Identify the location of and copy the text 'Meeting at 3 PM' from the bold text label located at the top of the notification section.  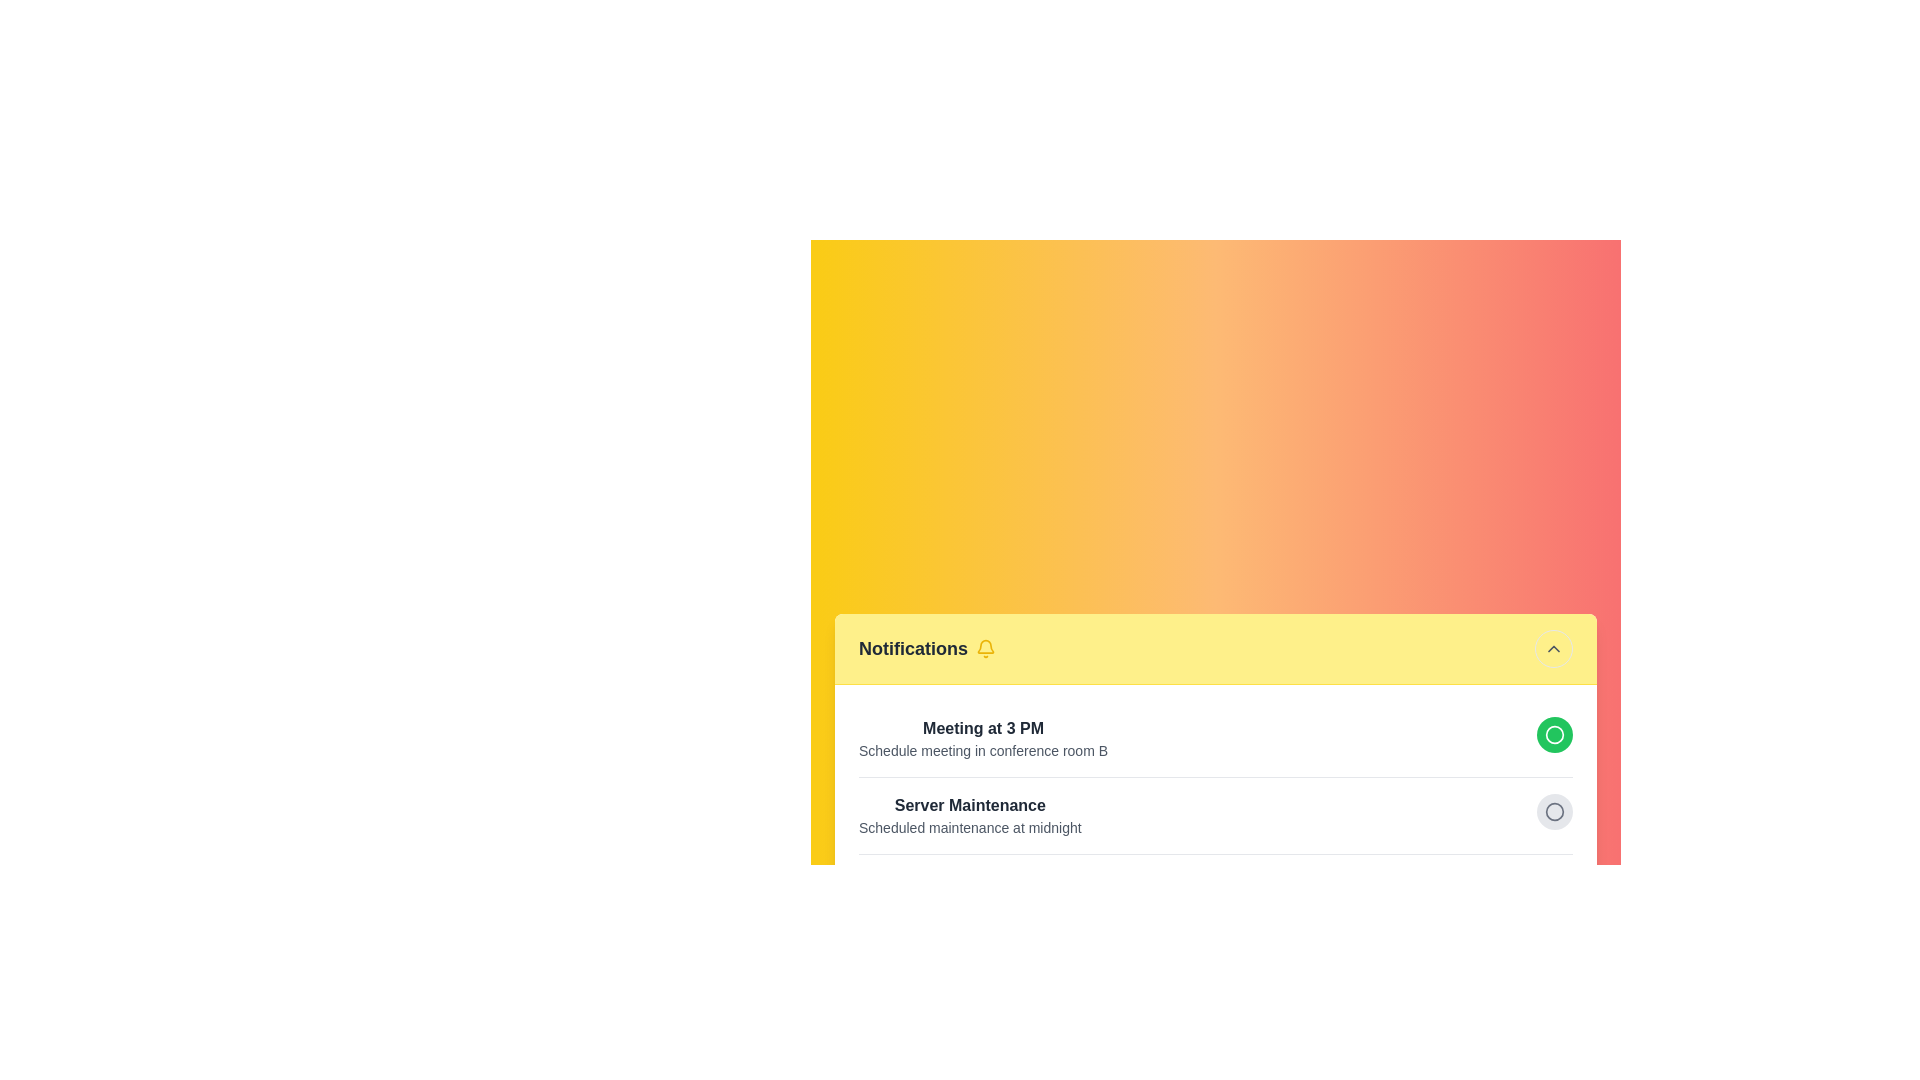
(983, 728).